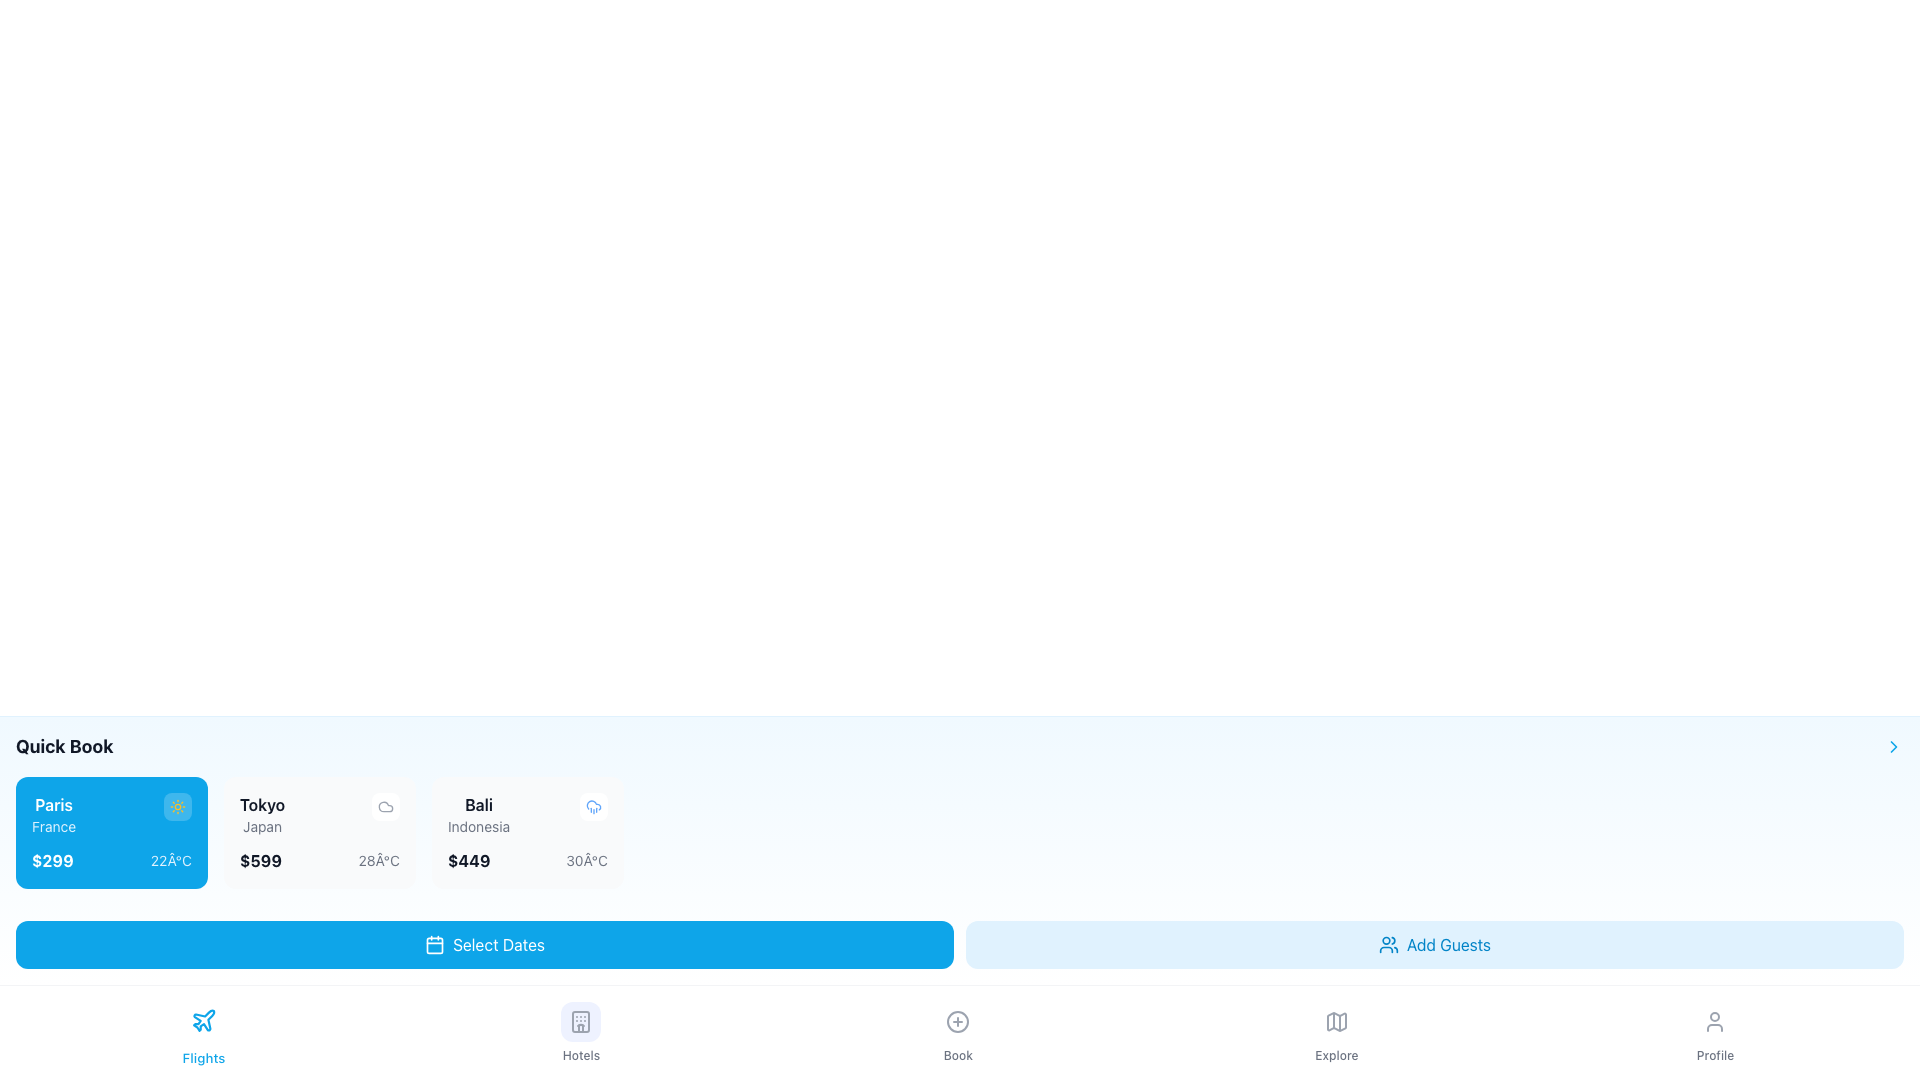 This screenshot has height=1080, width=1920. Describe the element at coordinates (1336, 1022) in the screenshot. I see `the map-shaped icon in the bottom navigation bar, which is enclosed in a rounded rectangle with a light green background and is centrally positioned within the 'Explore' button` at that location.